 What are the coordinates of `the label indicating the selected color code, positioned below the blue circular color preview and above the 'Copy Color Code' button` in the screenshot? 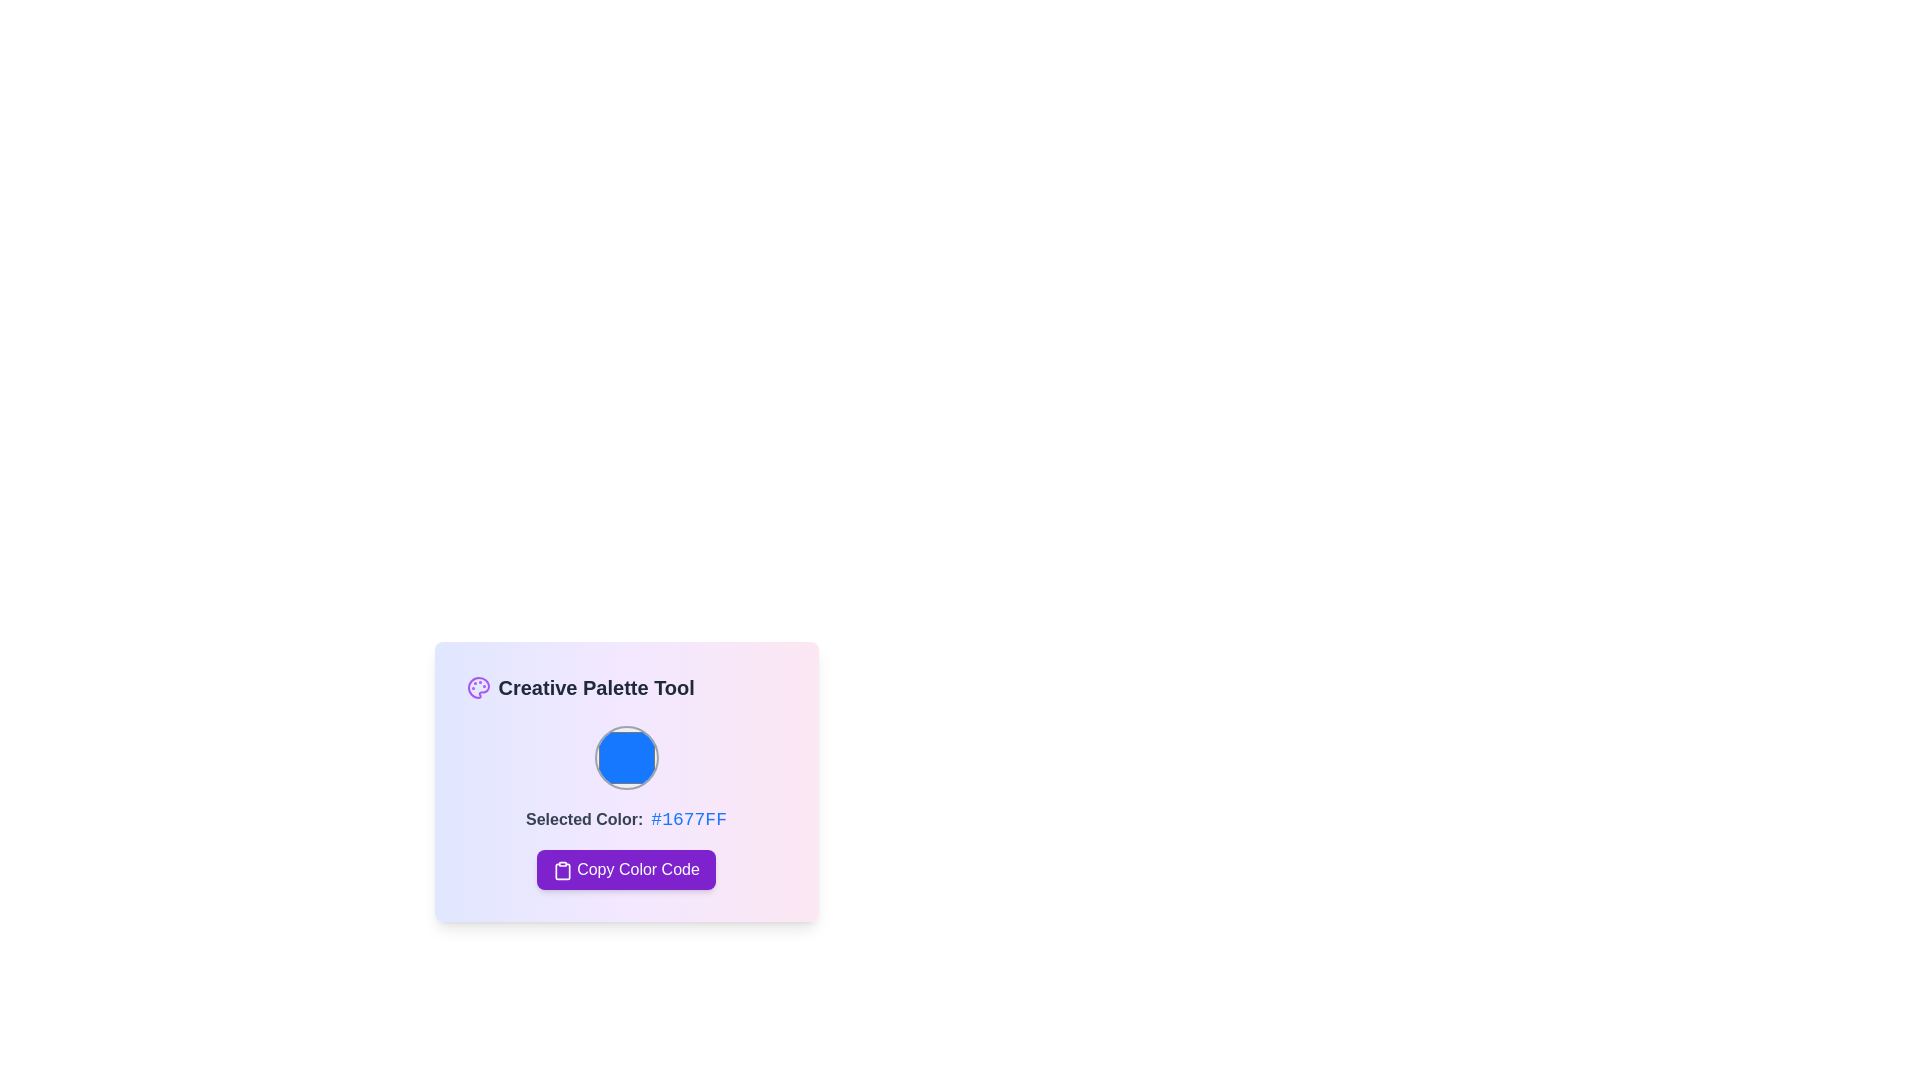 It's located at (583, 820).